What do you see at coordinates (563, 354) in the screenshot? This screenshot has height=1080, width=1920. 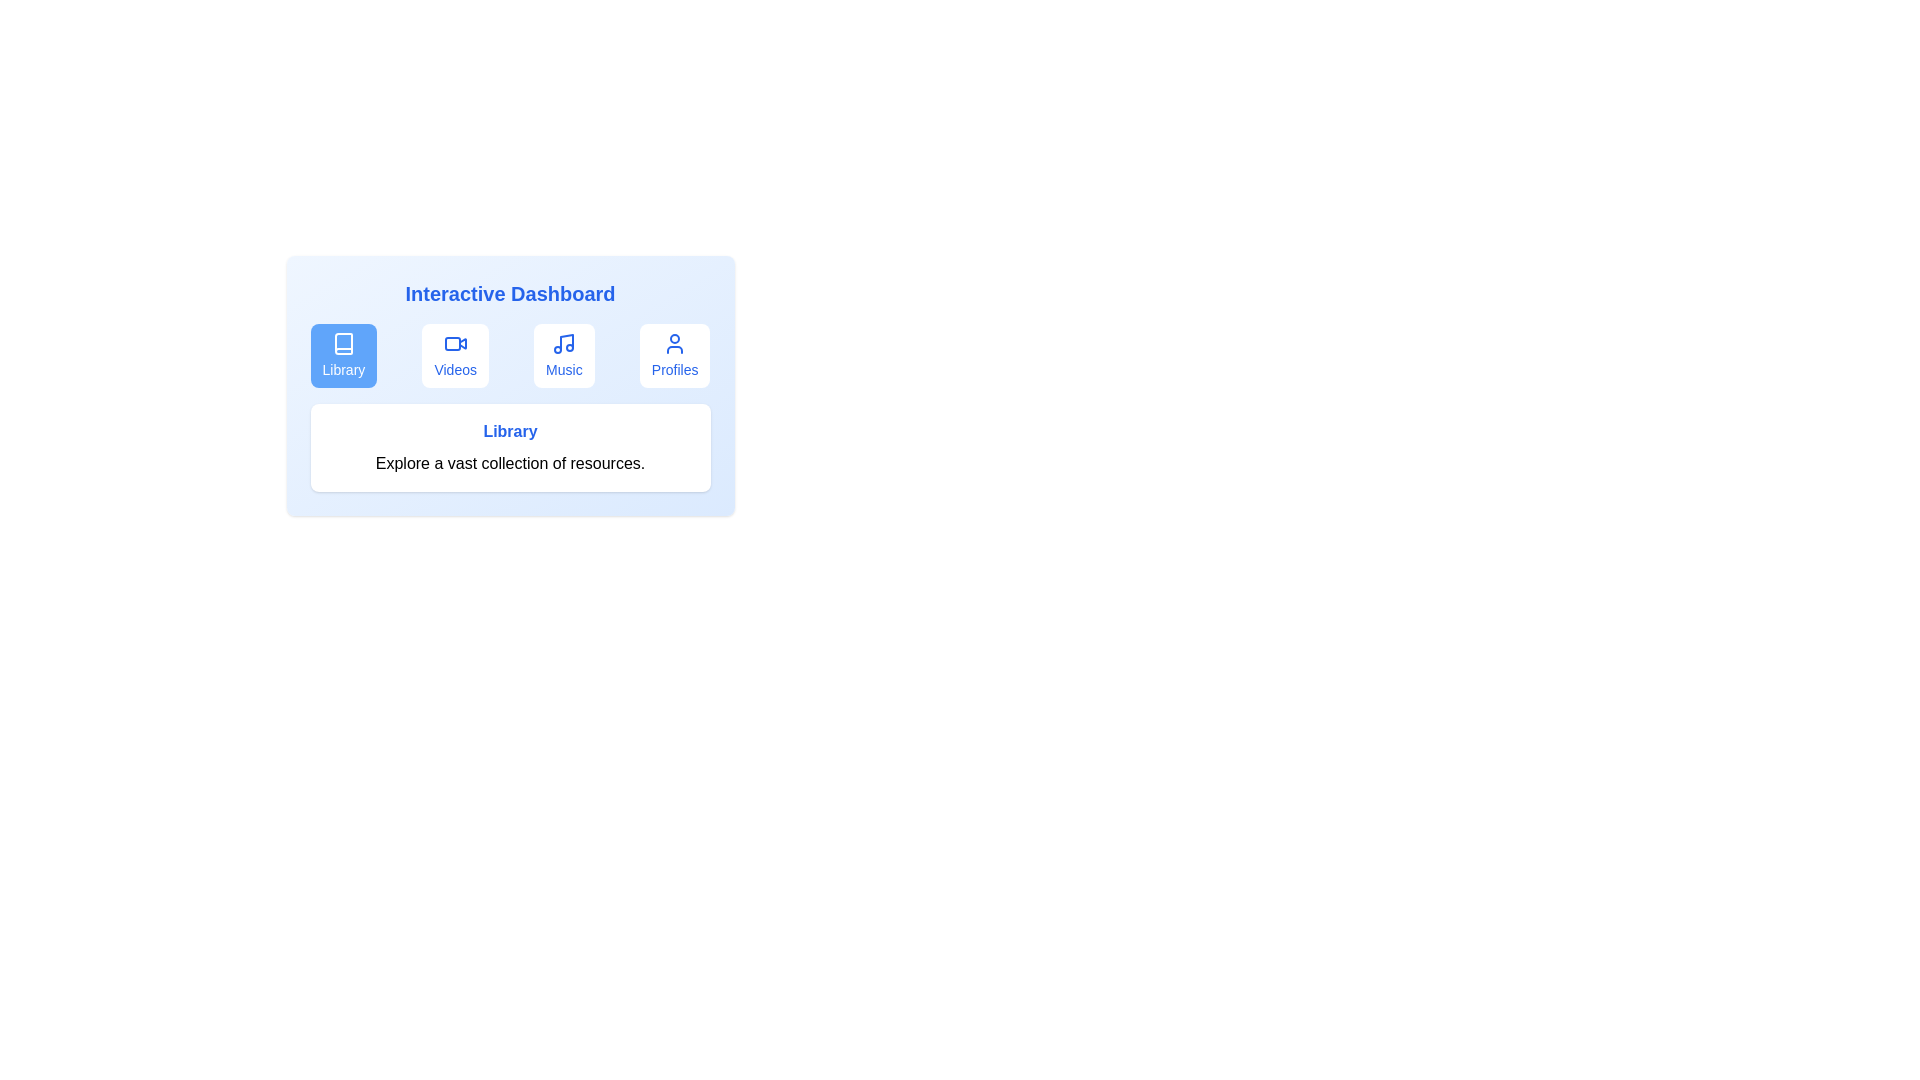 I see `the tab corresponding to Music` at bounding box center [563, 354].